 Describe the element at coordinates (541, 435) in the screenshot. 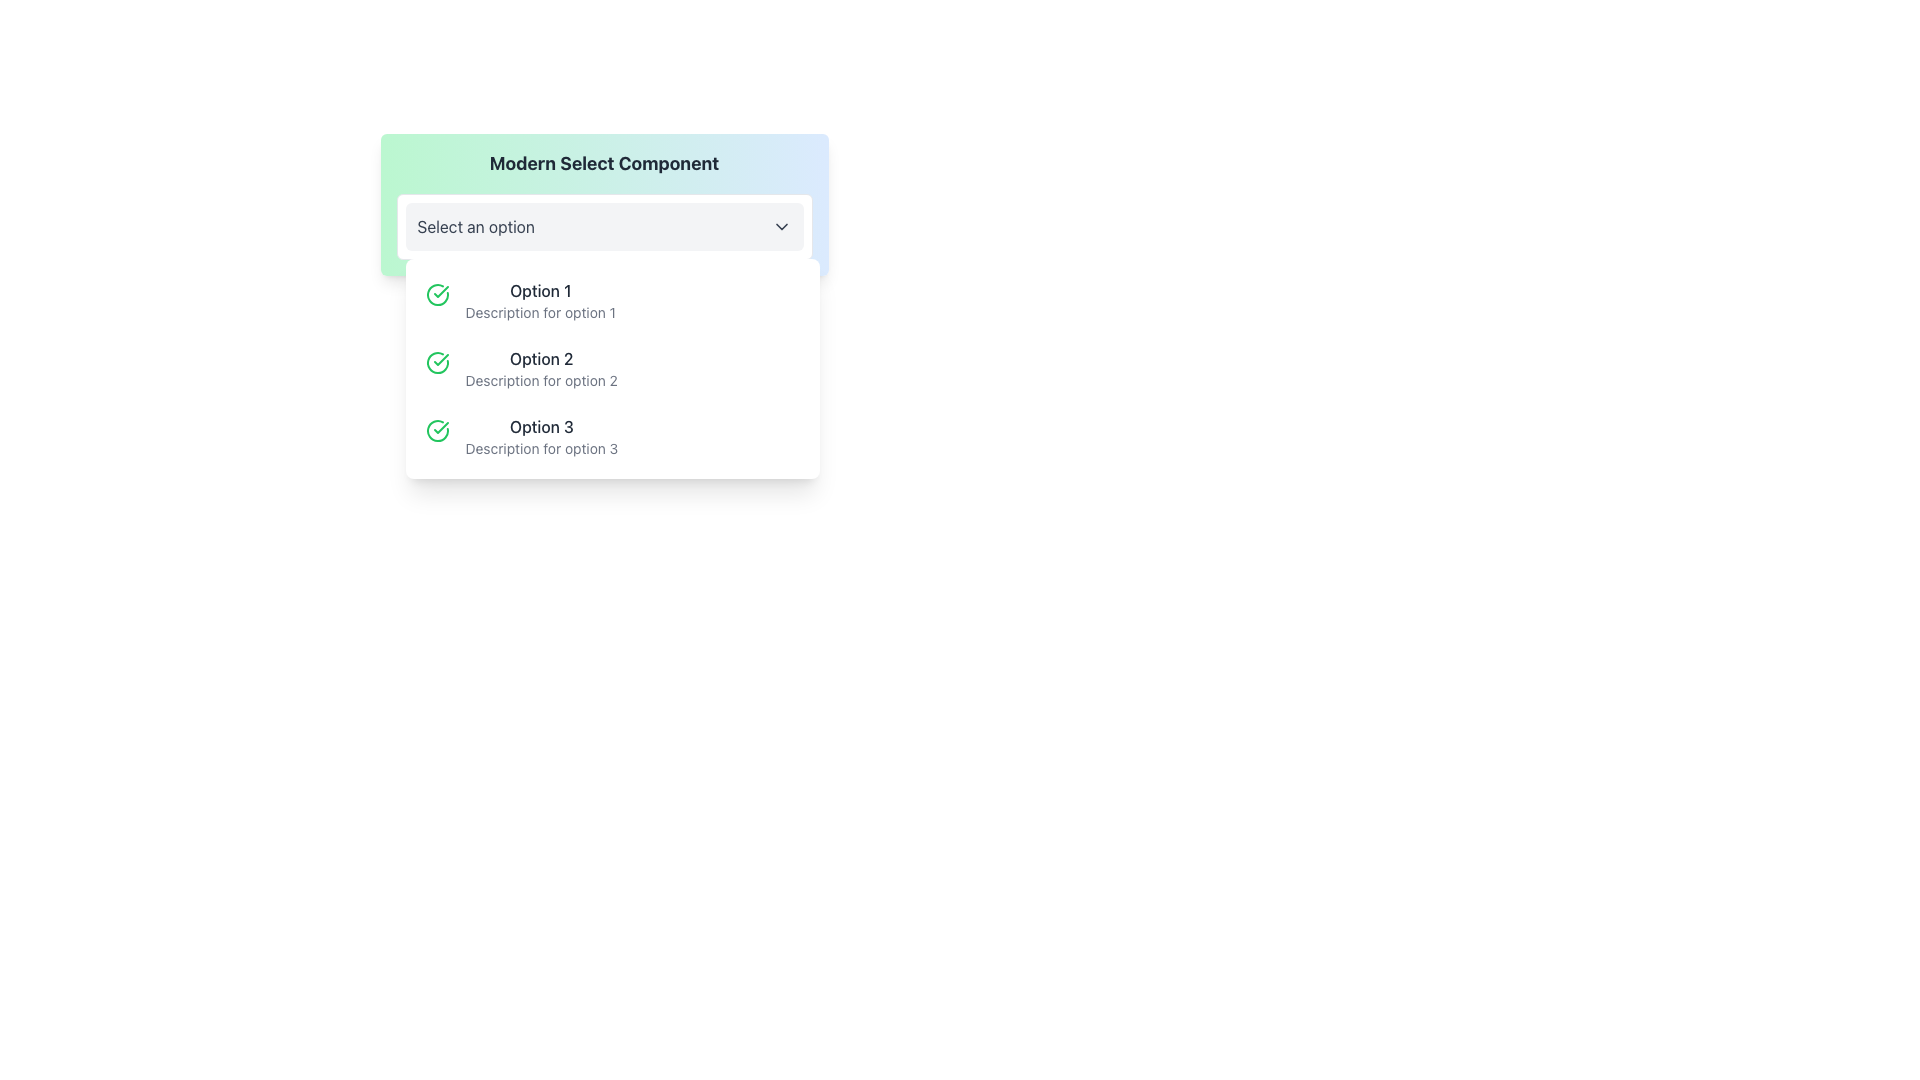

I see `the third option in the dropdown that displays 'Option 3' with a description below it` at that location.